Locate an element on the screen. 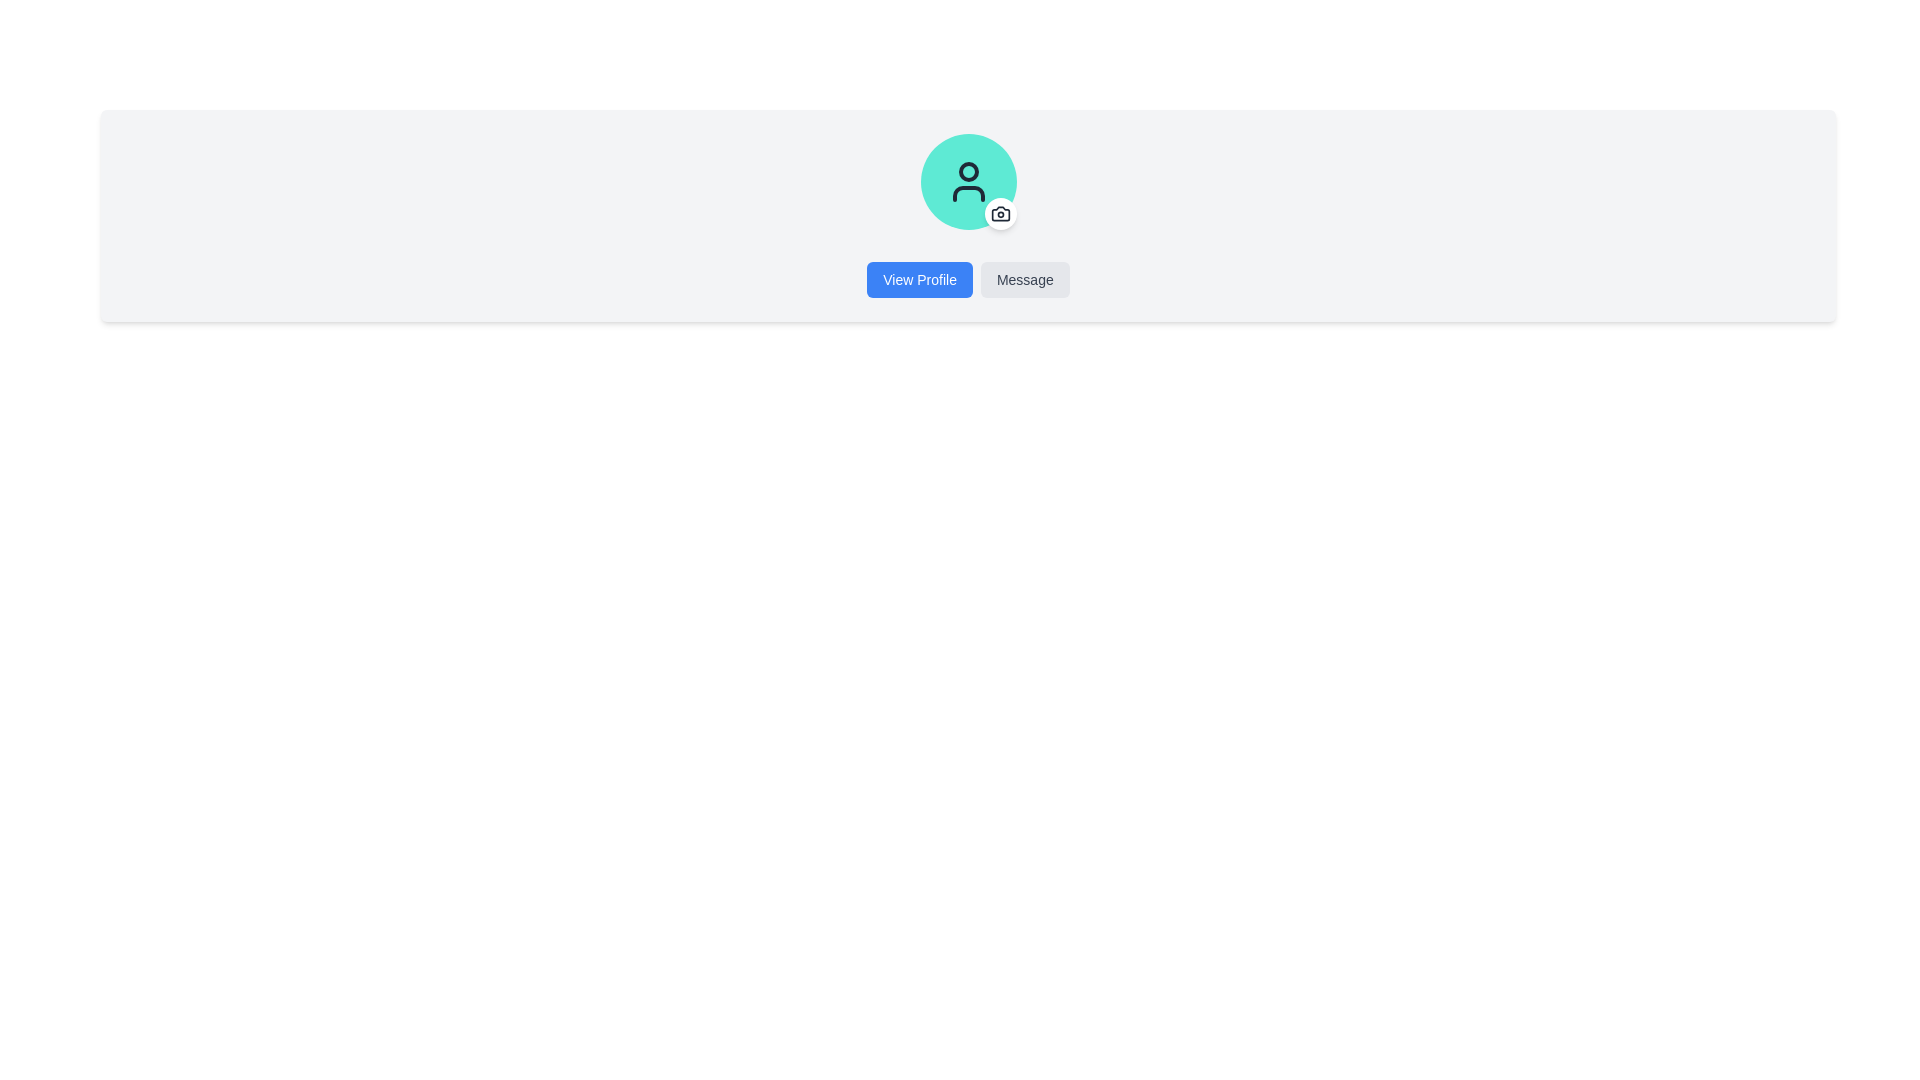 The height and width of the screenshot is (1080, 1920). the small camera icon located at the bottom-right corner of the circular profile picture is located at coordinates (1000, 213).